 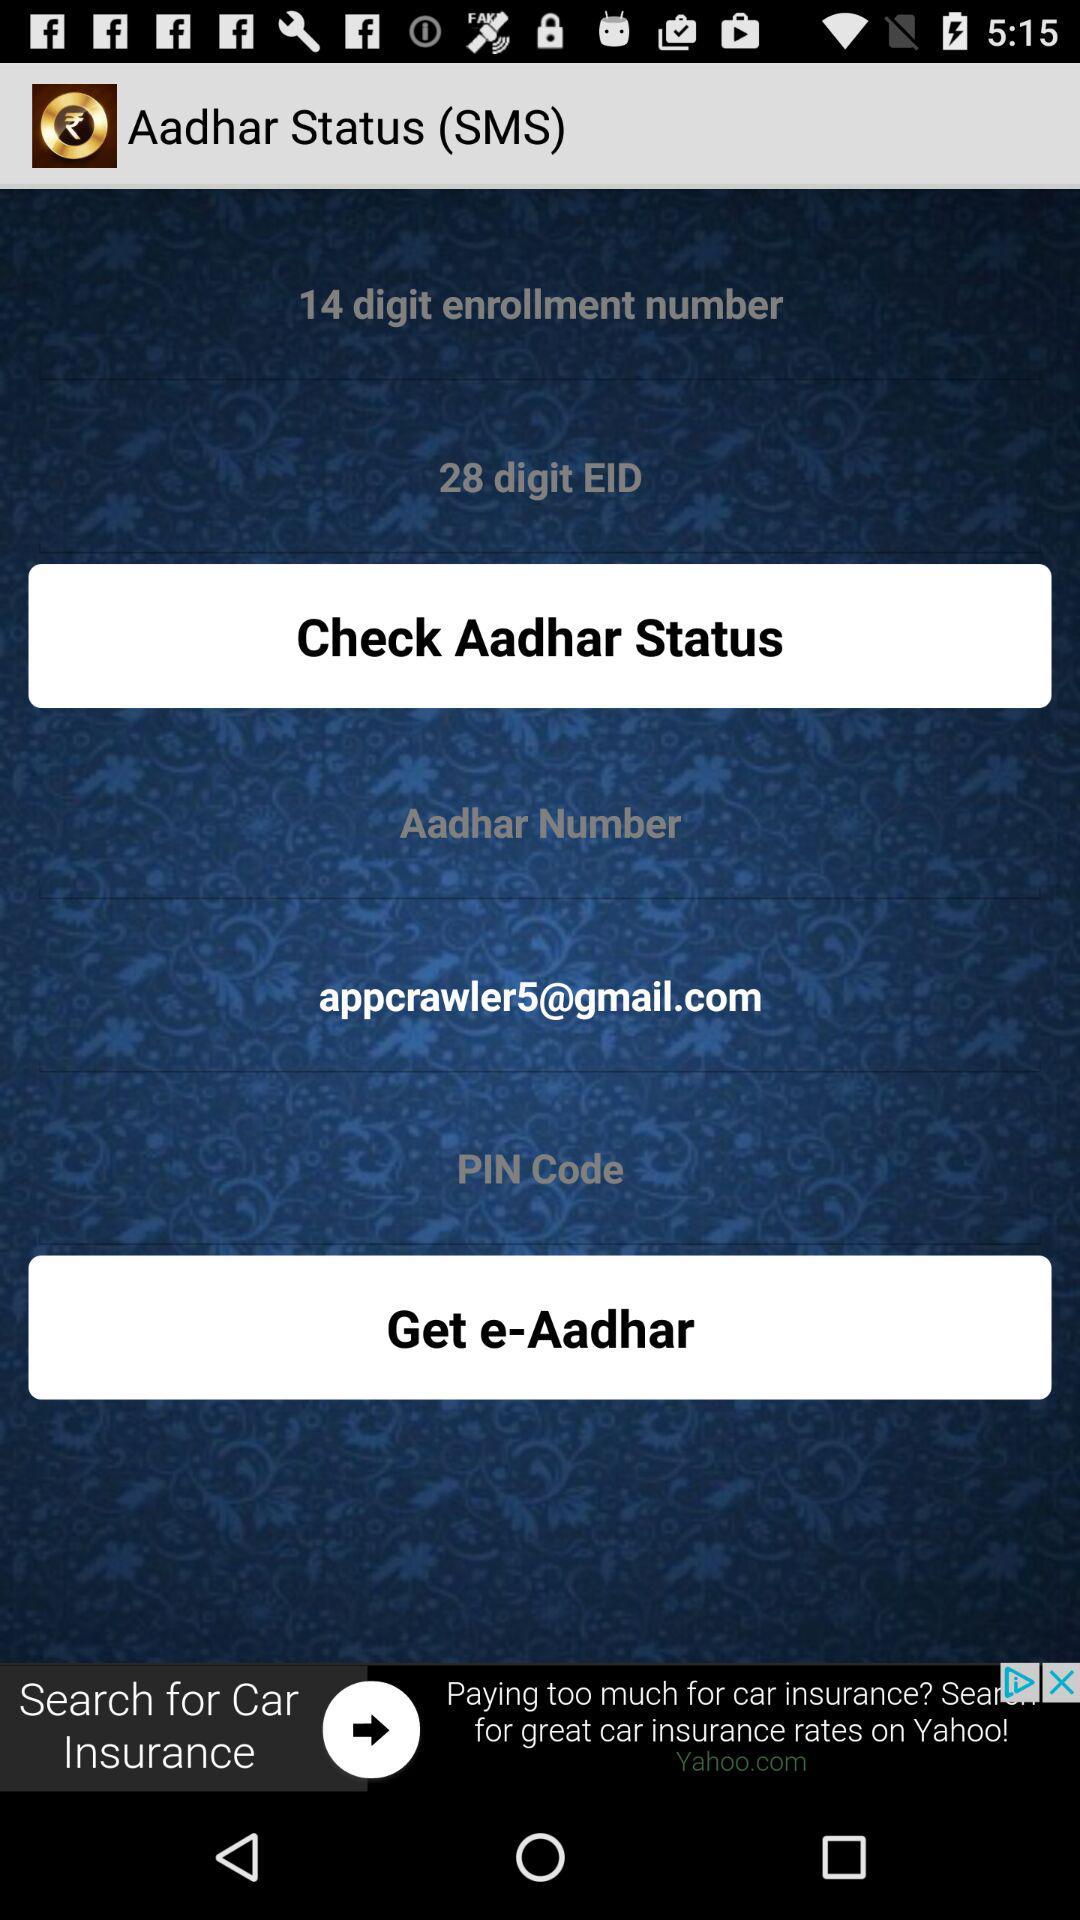 I want to click on option, so click(x=540, y=476).